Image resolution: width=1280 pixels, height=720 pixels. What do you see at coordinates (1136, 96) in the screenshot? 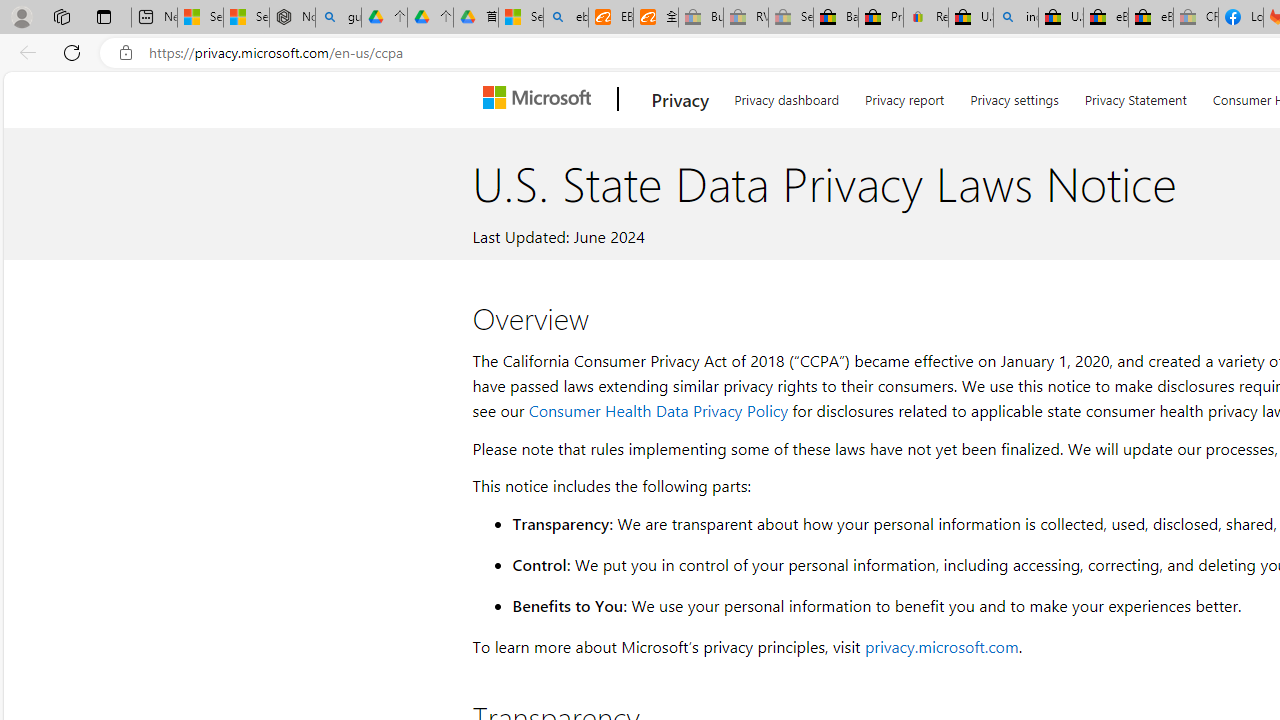
I see `'Privacy Statement'` at bounding box center [1136, 96].